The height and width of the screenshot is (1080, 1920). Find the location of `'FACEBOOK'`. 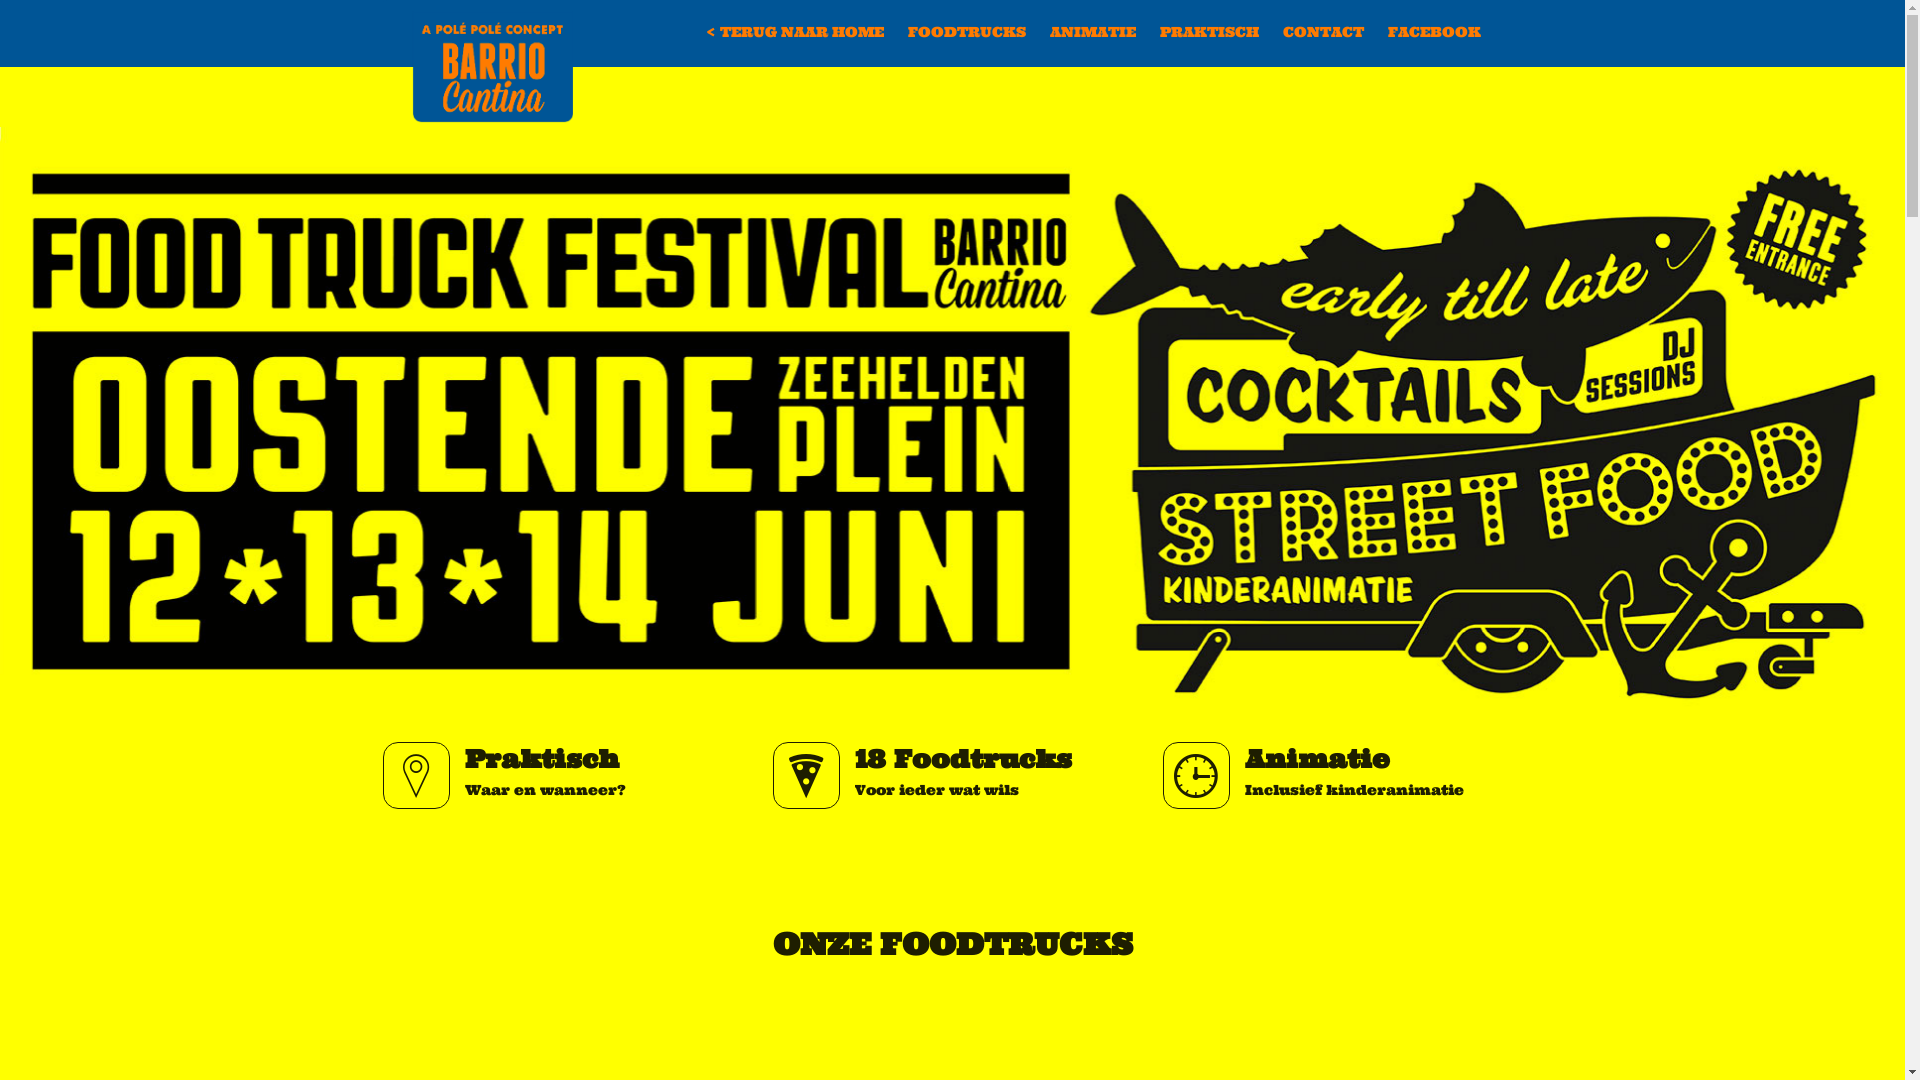

'FACEBOOK' is located at coordinates (1375, 31).